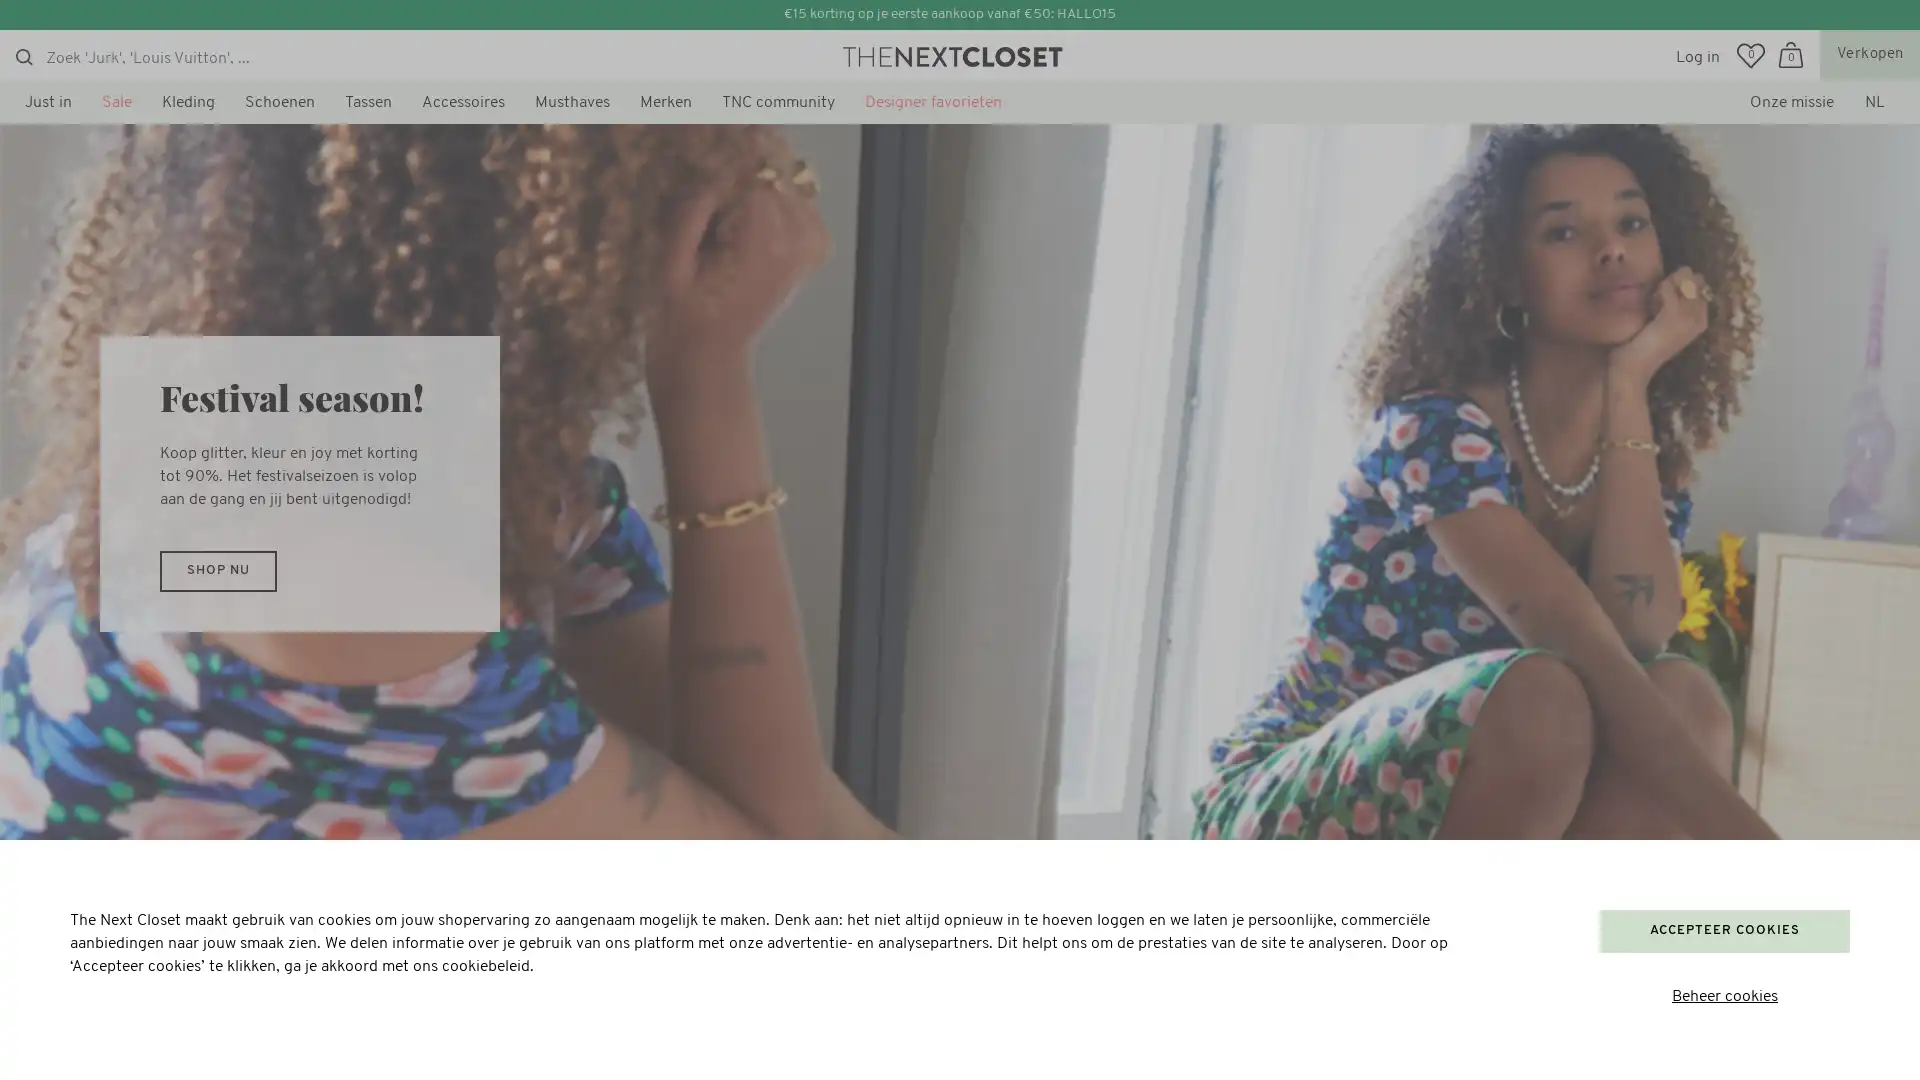 The image size is (1920, 1080). Describe the element at coordinates (1723, 997) in the screenshot. I see `Beheer cookies` at that location.